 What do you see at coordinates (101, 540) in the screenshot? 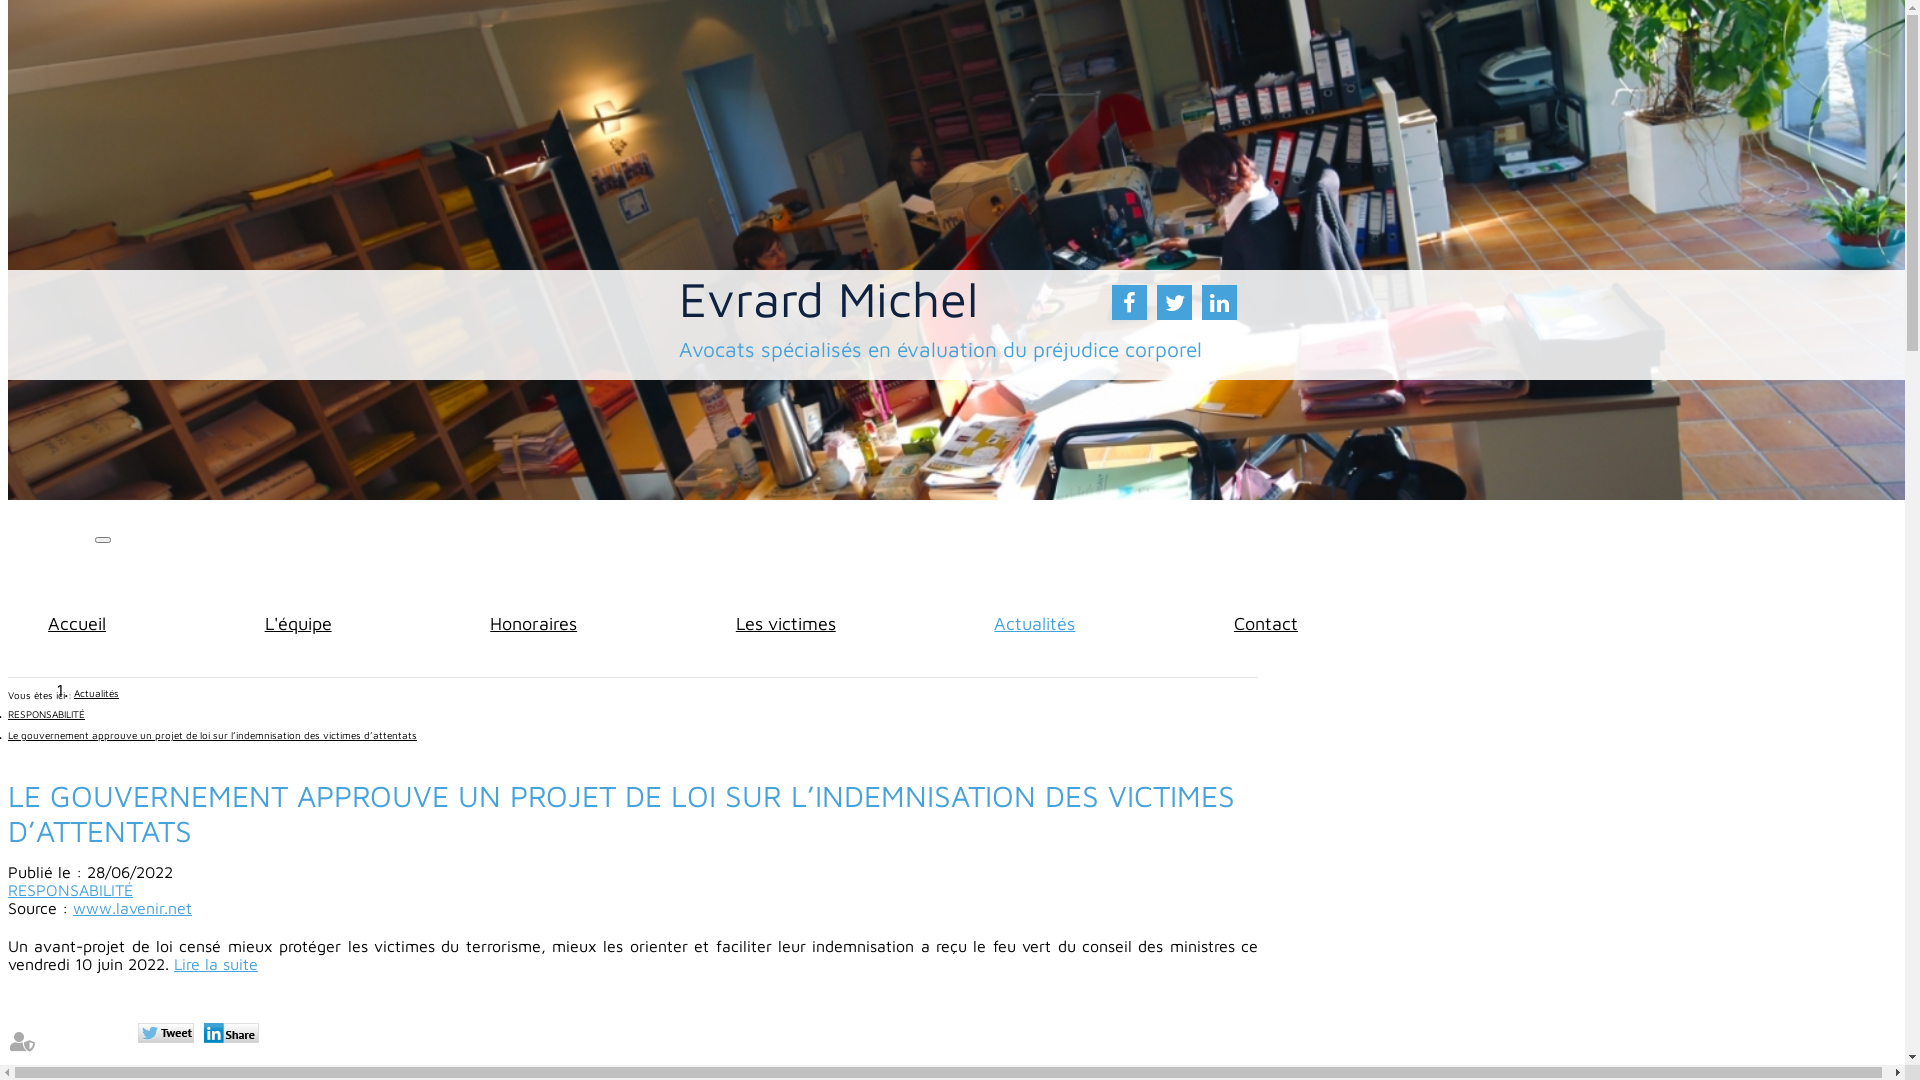
I see `'Ouvrir le menu'` at bounding box center [101, 540].